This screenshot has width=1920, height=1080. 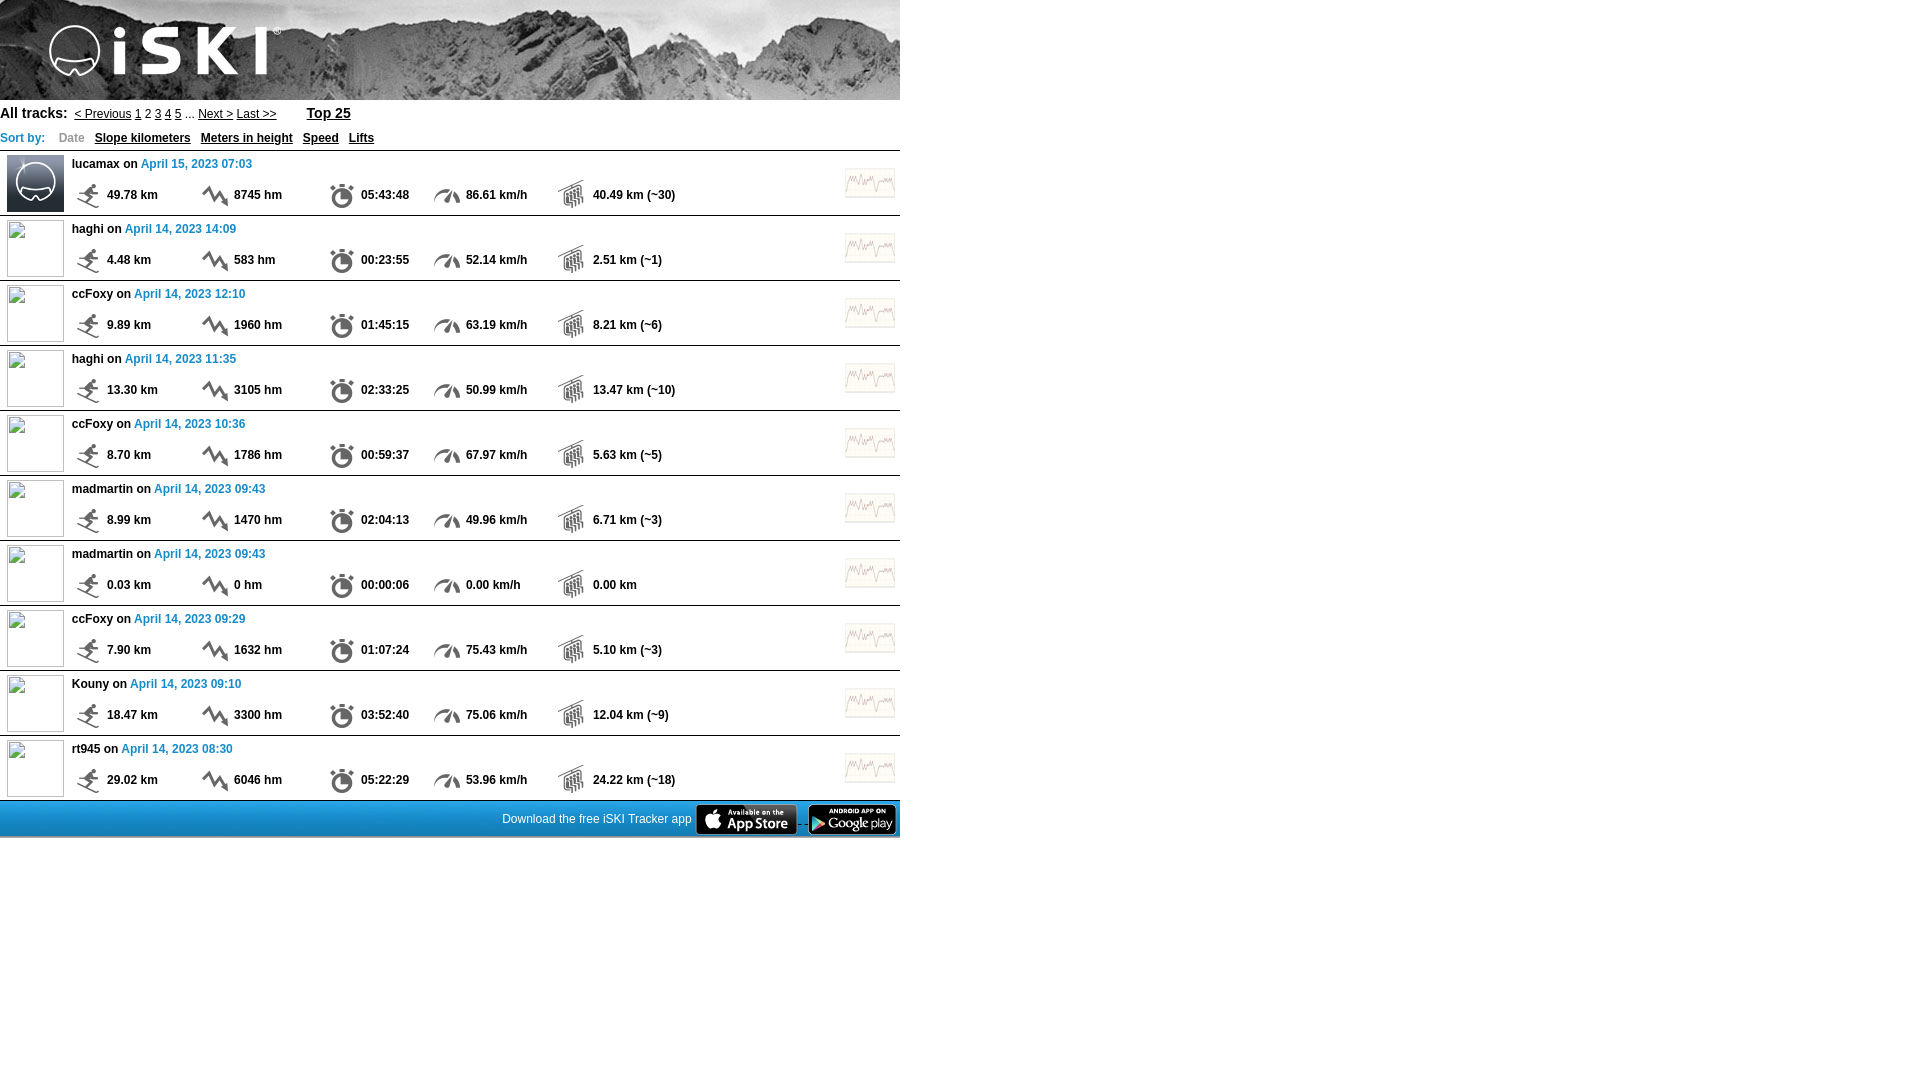 I want to click on 'Lifts', so click(x=361, y=136).